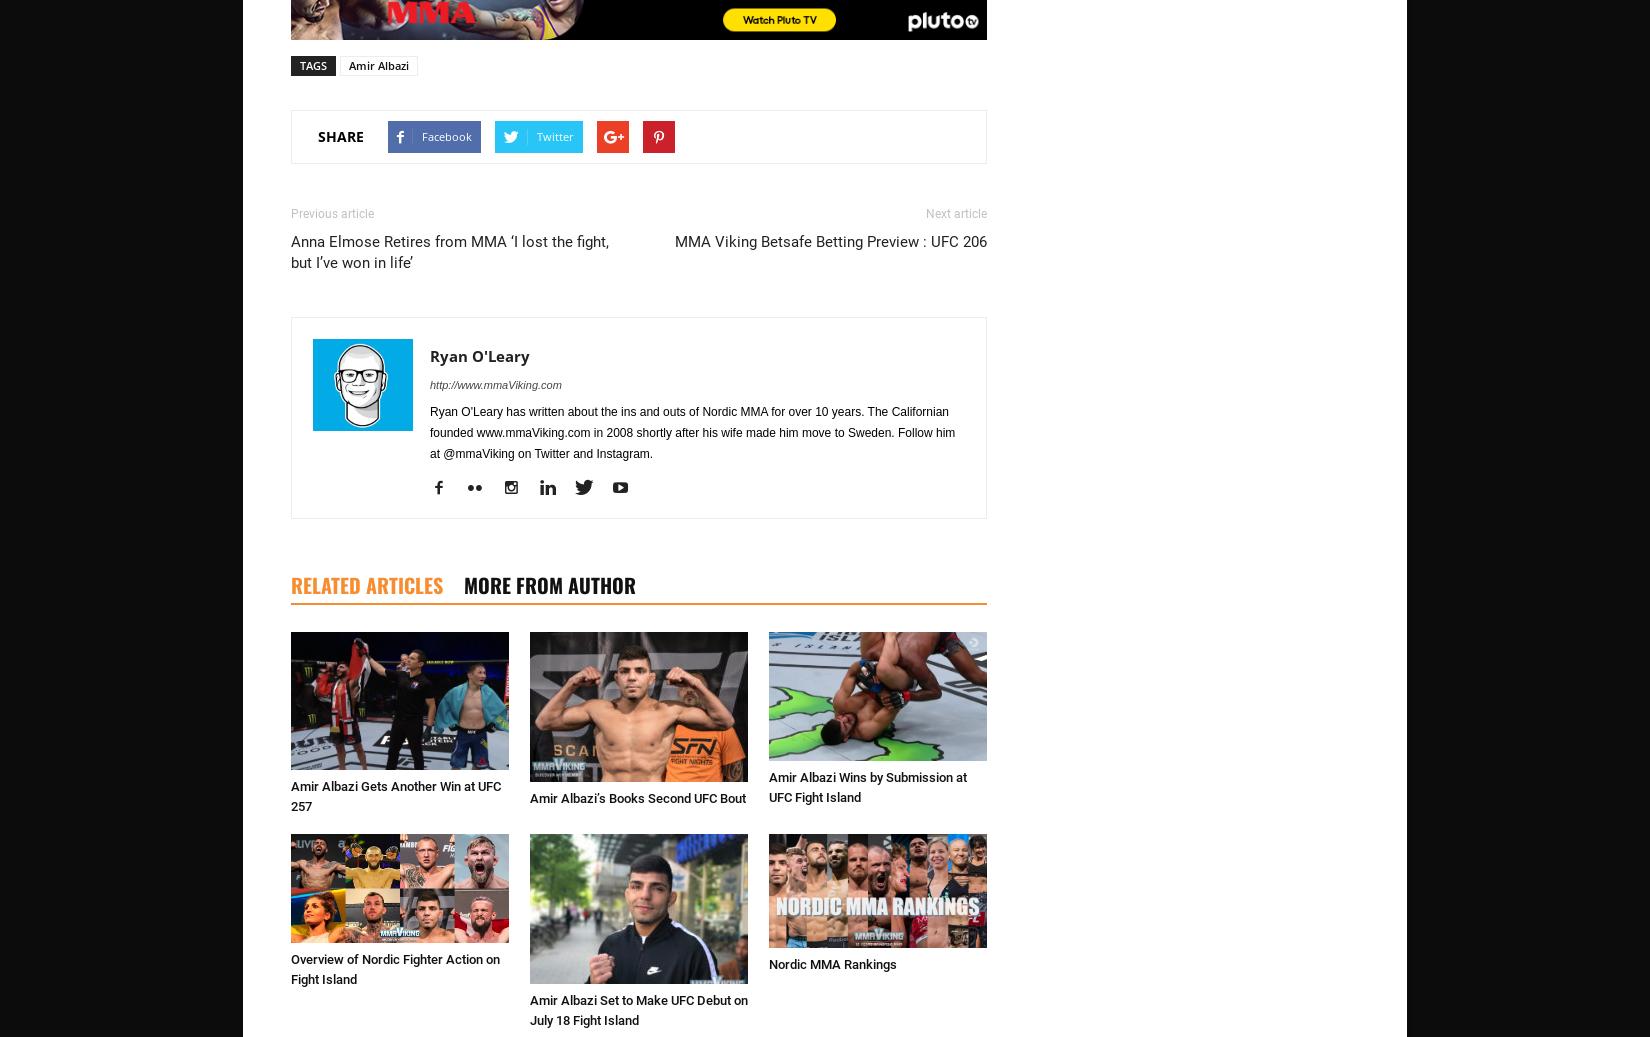 This screenshot has height=1037, width=1650. I want to click on 'Overview of Nordic Fighter Action on Fight Island', so click(395, 968).